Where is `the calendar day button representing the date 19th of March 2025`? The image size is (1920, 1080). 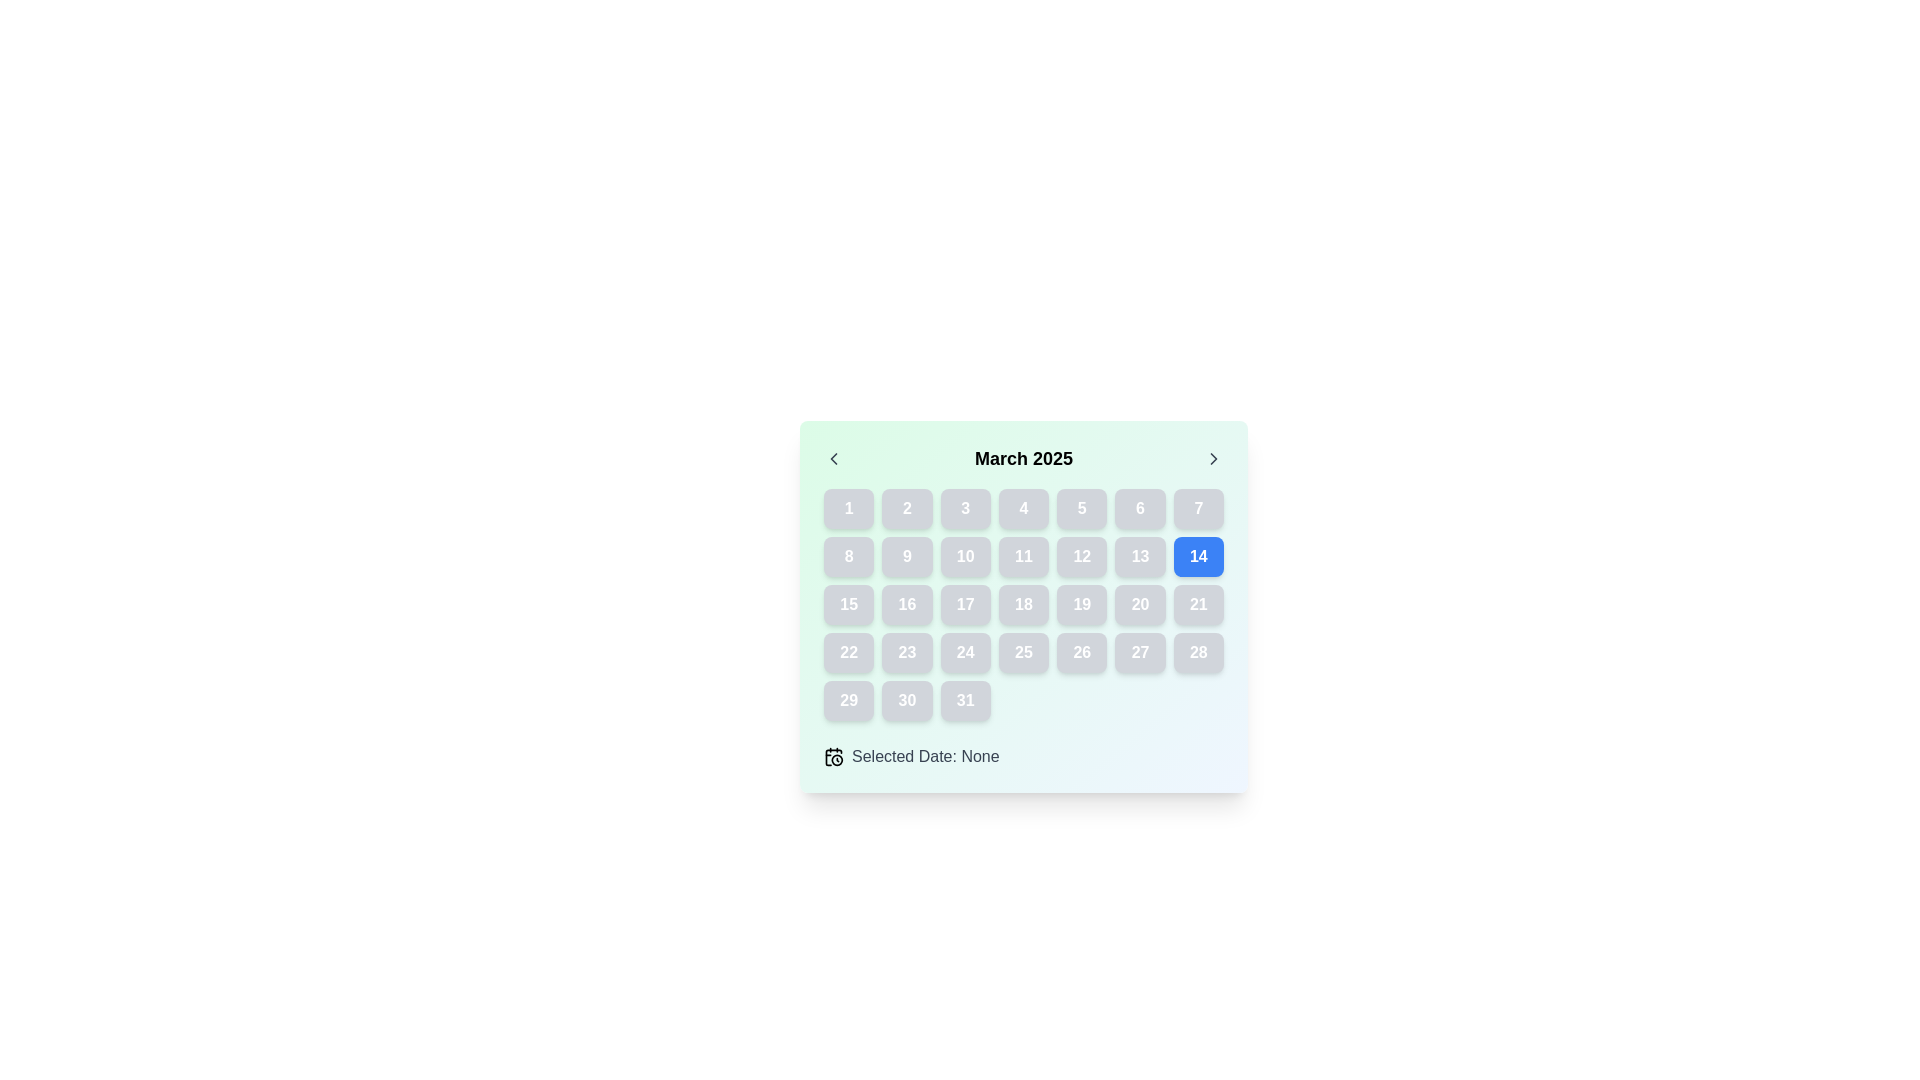 the calendar day button representing the date 19th of March 2025 is located at coordinates (1081, 604).